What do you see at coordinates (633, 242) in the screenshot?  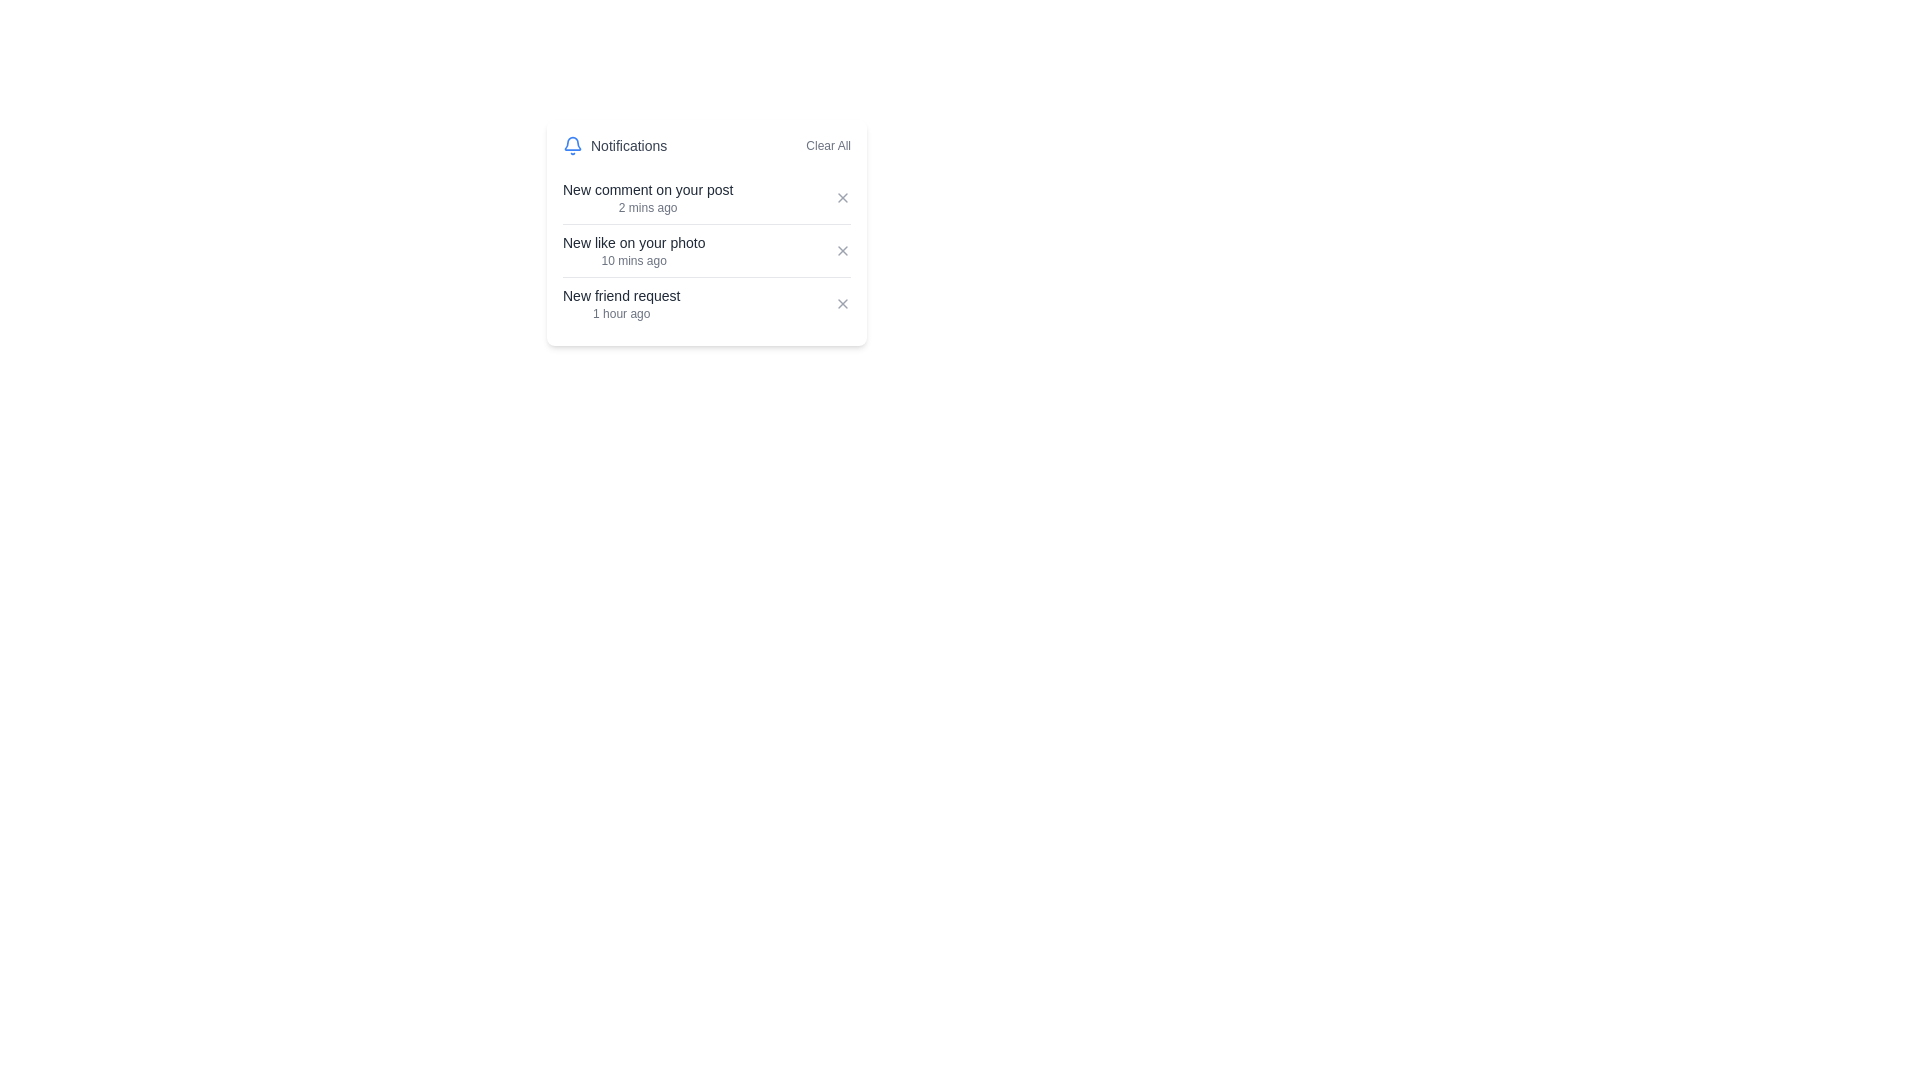 I see `the notification message indicating that someone has liked the user's photo, located below the 'New comment on your post' notification and above the 'New friend request' notification` at bounding box center [633, 242].